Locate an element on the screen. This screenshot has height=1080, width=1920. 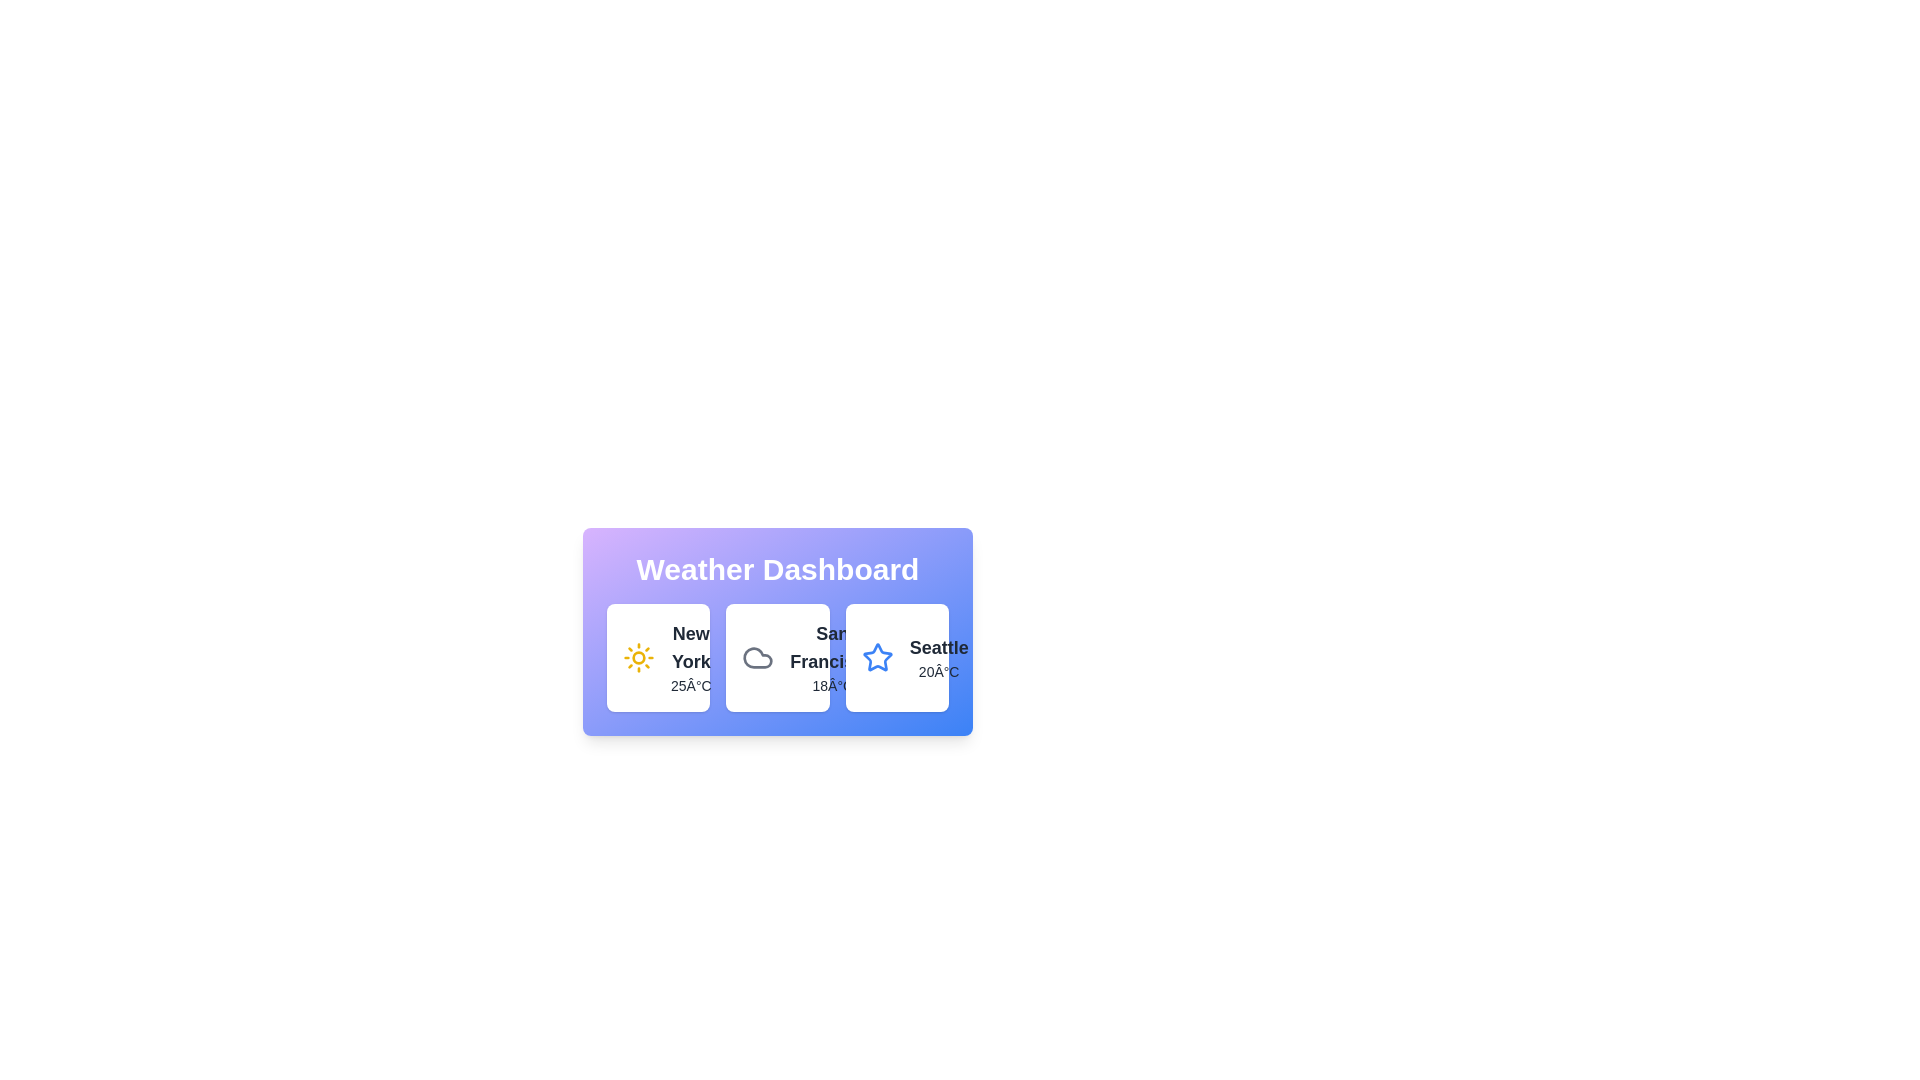
temperature displayed in the text label showing '18°C', located below the text 'San Francisco' within the weather card of the weather dashboard is located at coordinates (832, 685).